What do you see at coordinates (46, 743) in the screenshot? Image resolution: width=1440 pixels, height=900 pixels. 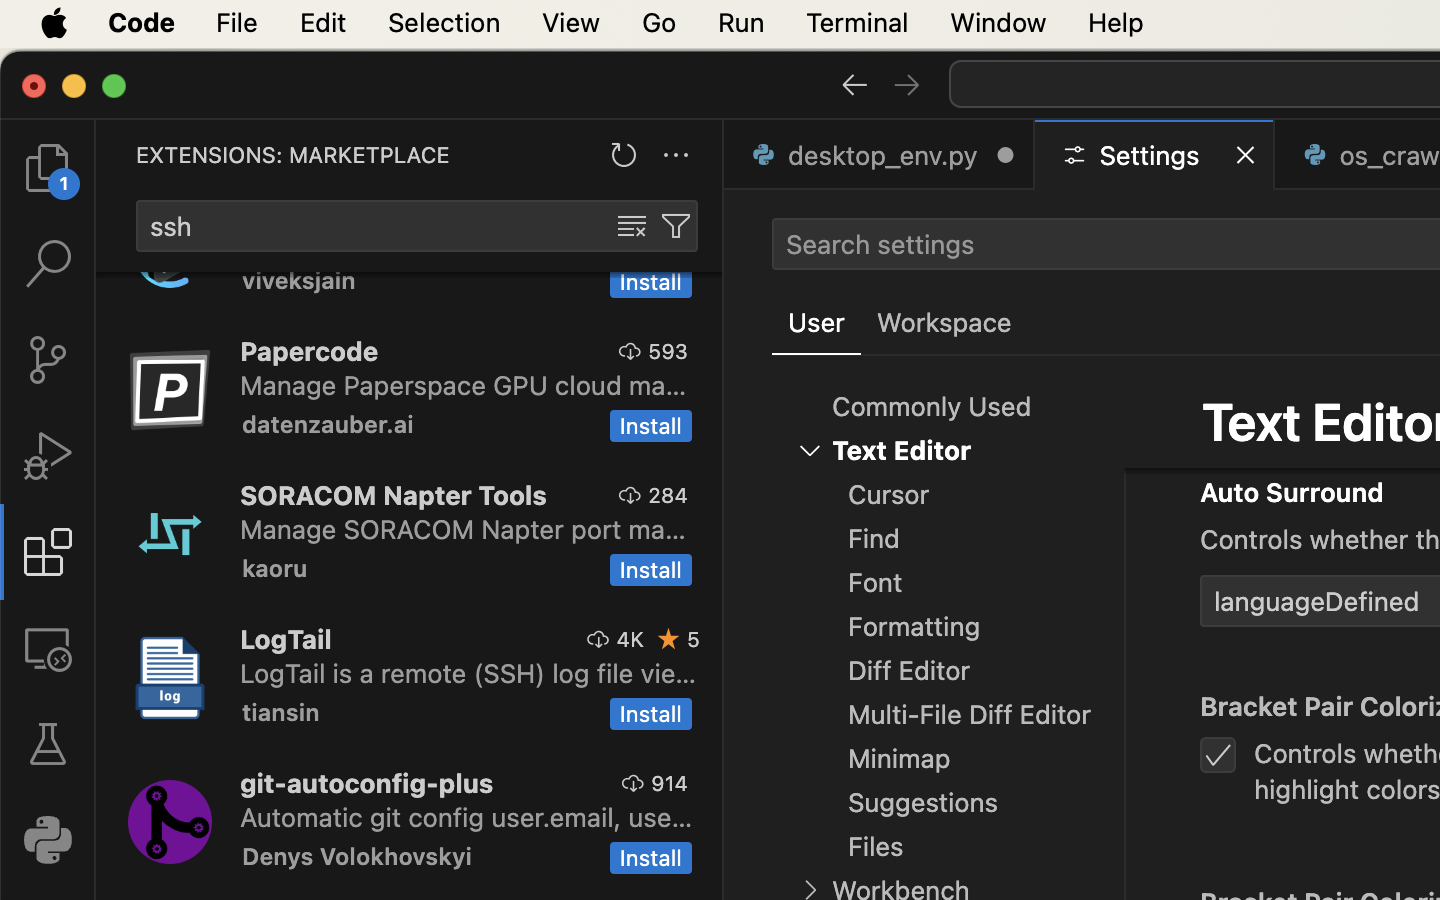 I see `''` at bounding box center [46, 743].